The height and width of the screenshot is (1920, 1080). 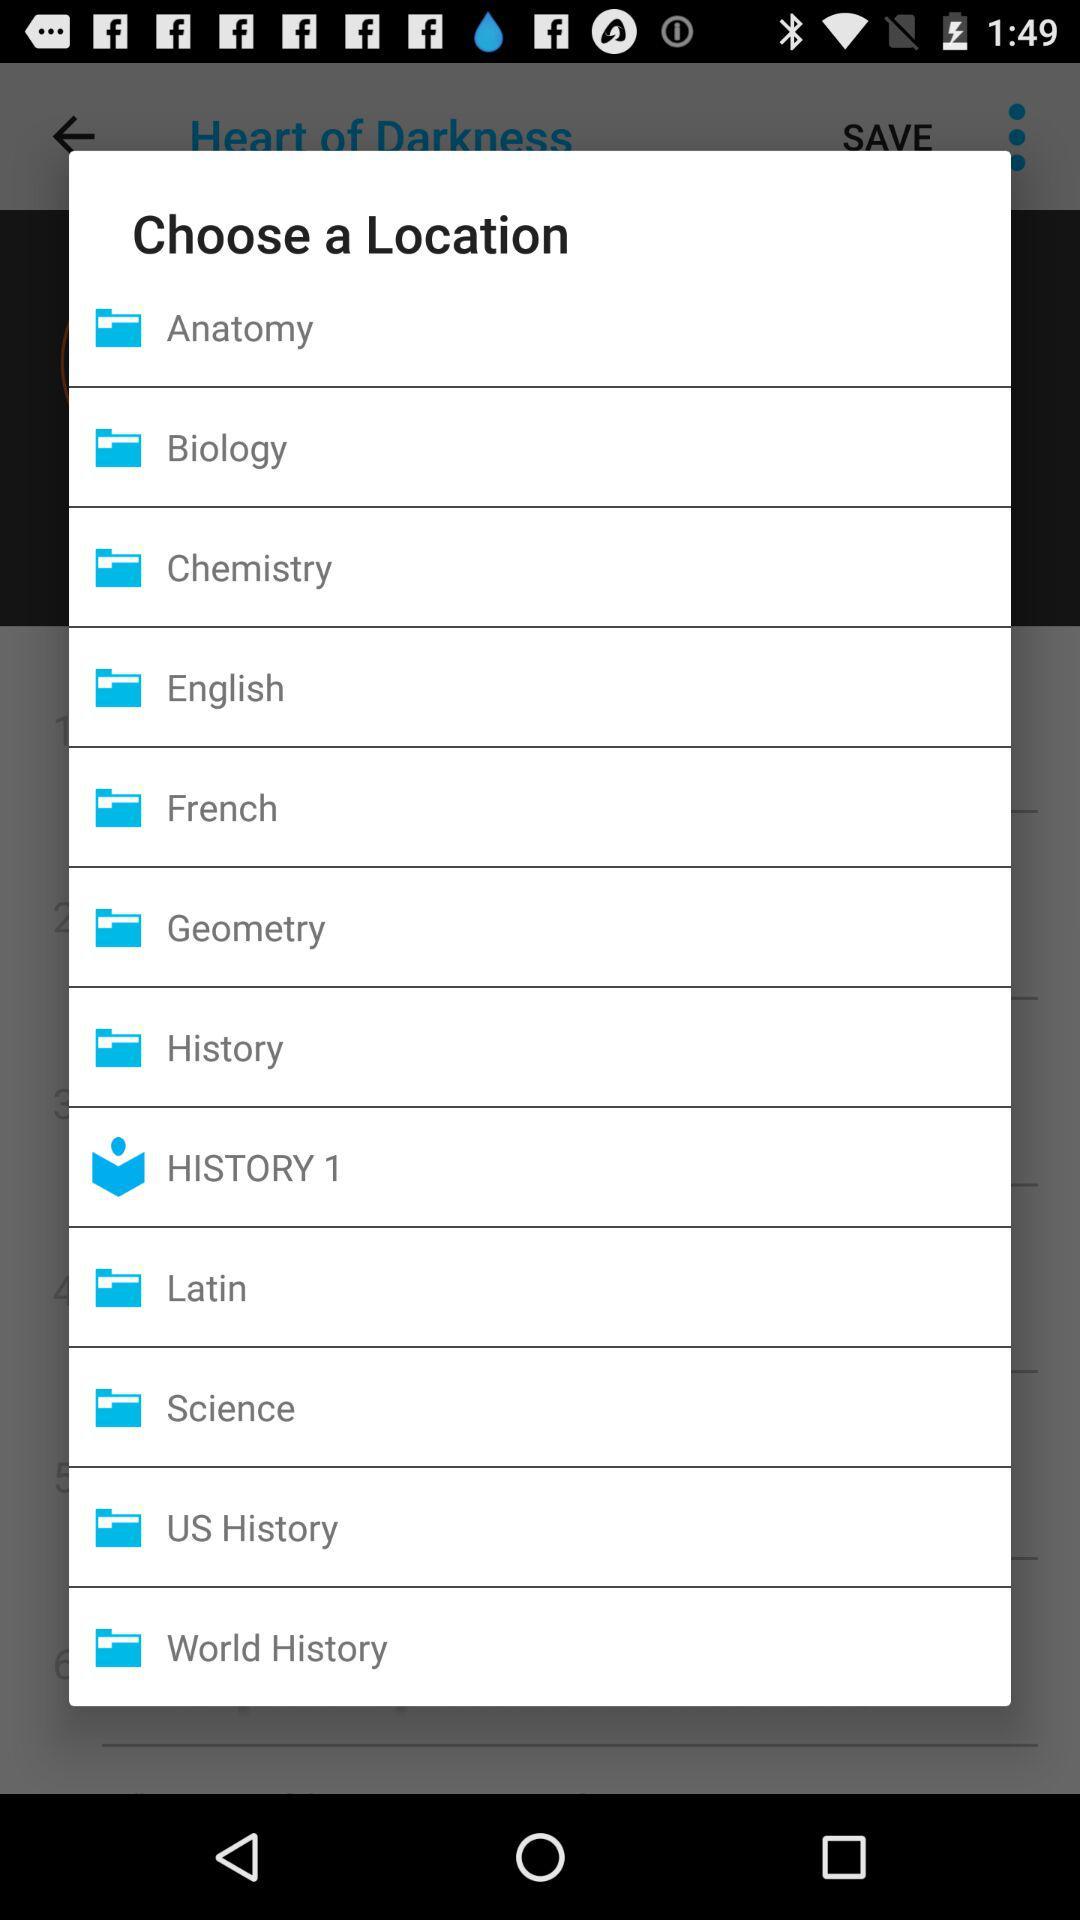 What do you see at coordinates (587, 806) in the screenshot?
I see `the french` at bounding box center [587, 806].